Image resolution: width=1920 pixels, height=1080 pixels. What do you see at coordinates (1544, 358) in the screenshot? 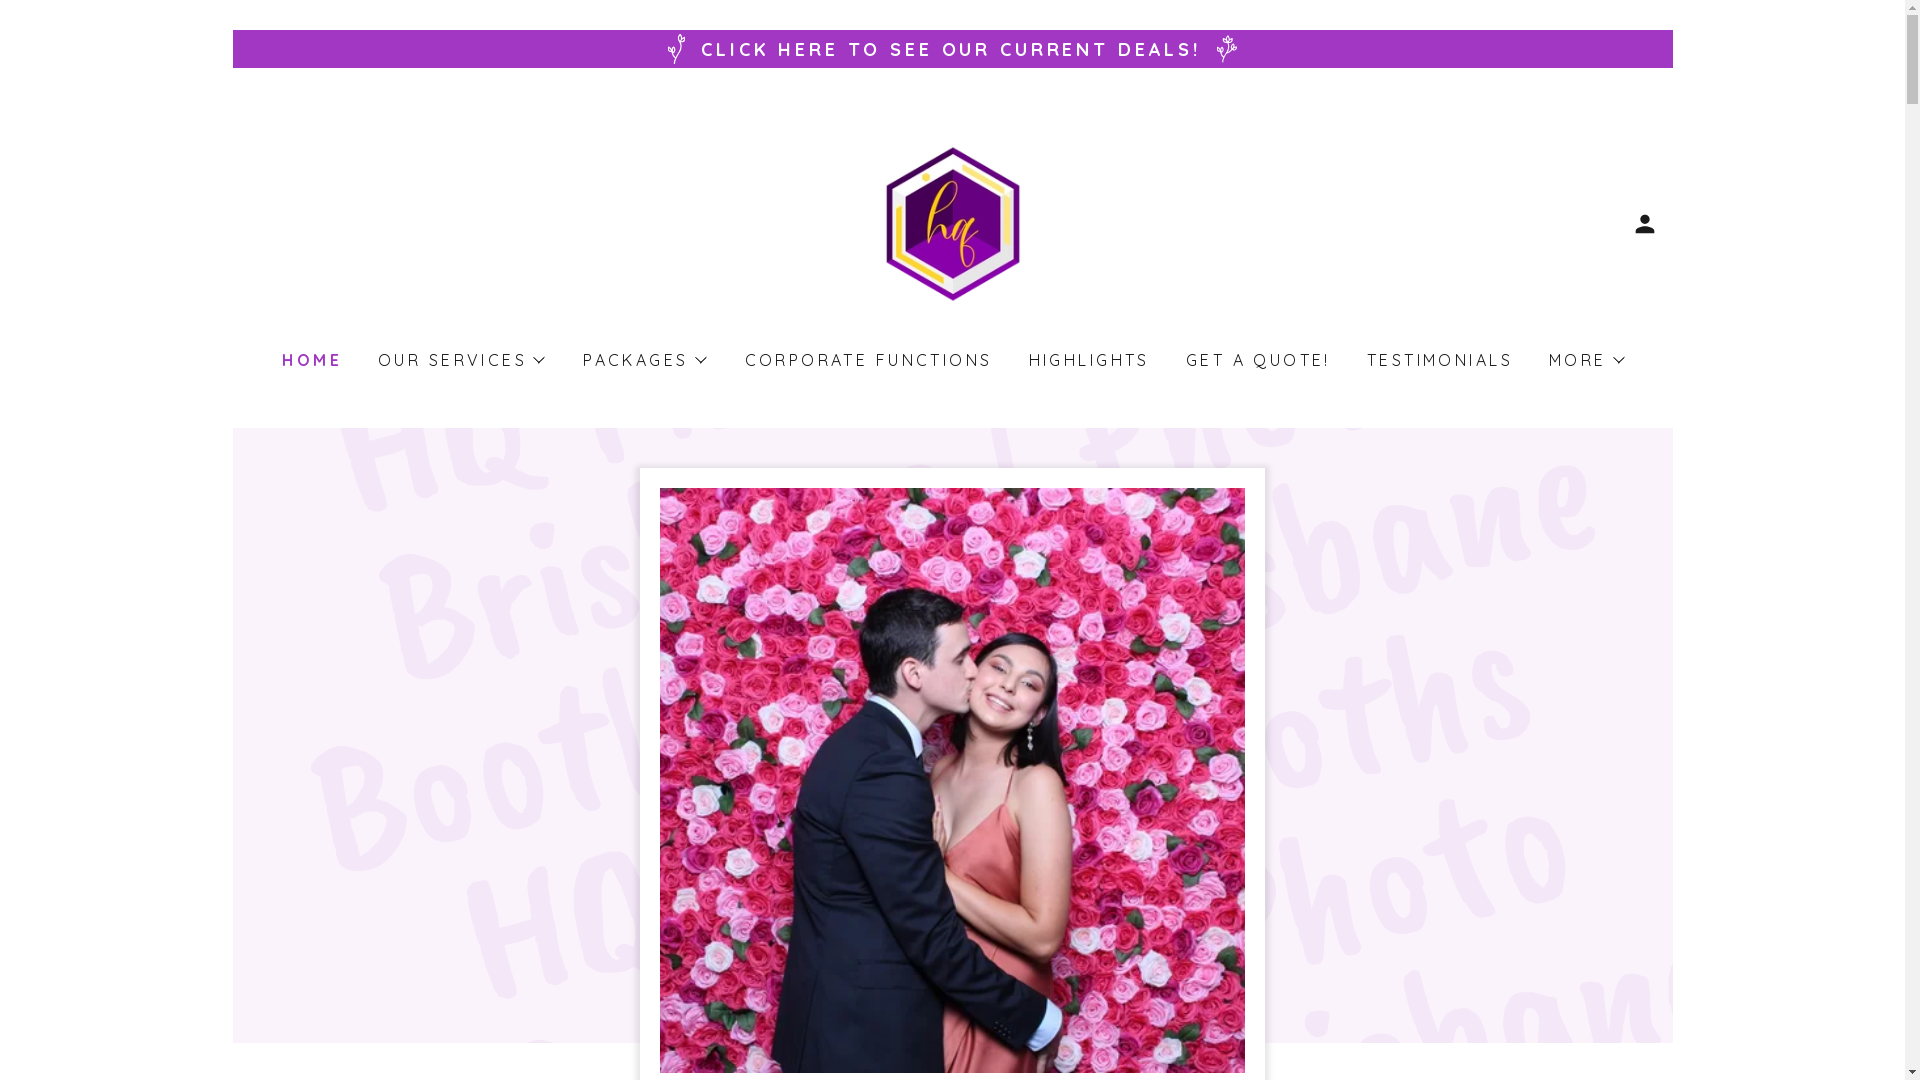
I see `'MORE'` at bounding box center [1544, 358].